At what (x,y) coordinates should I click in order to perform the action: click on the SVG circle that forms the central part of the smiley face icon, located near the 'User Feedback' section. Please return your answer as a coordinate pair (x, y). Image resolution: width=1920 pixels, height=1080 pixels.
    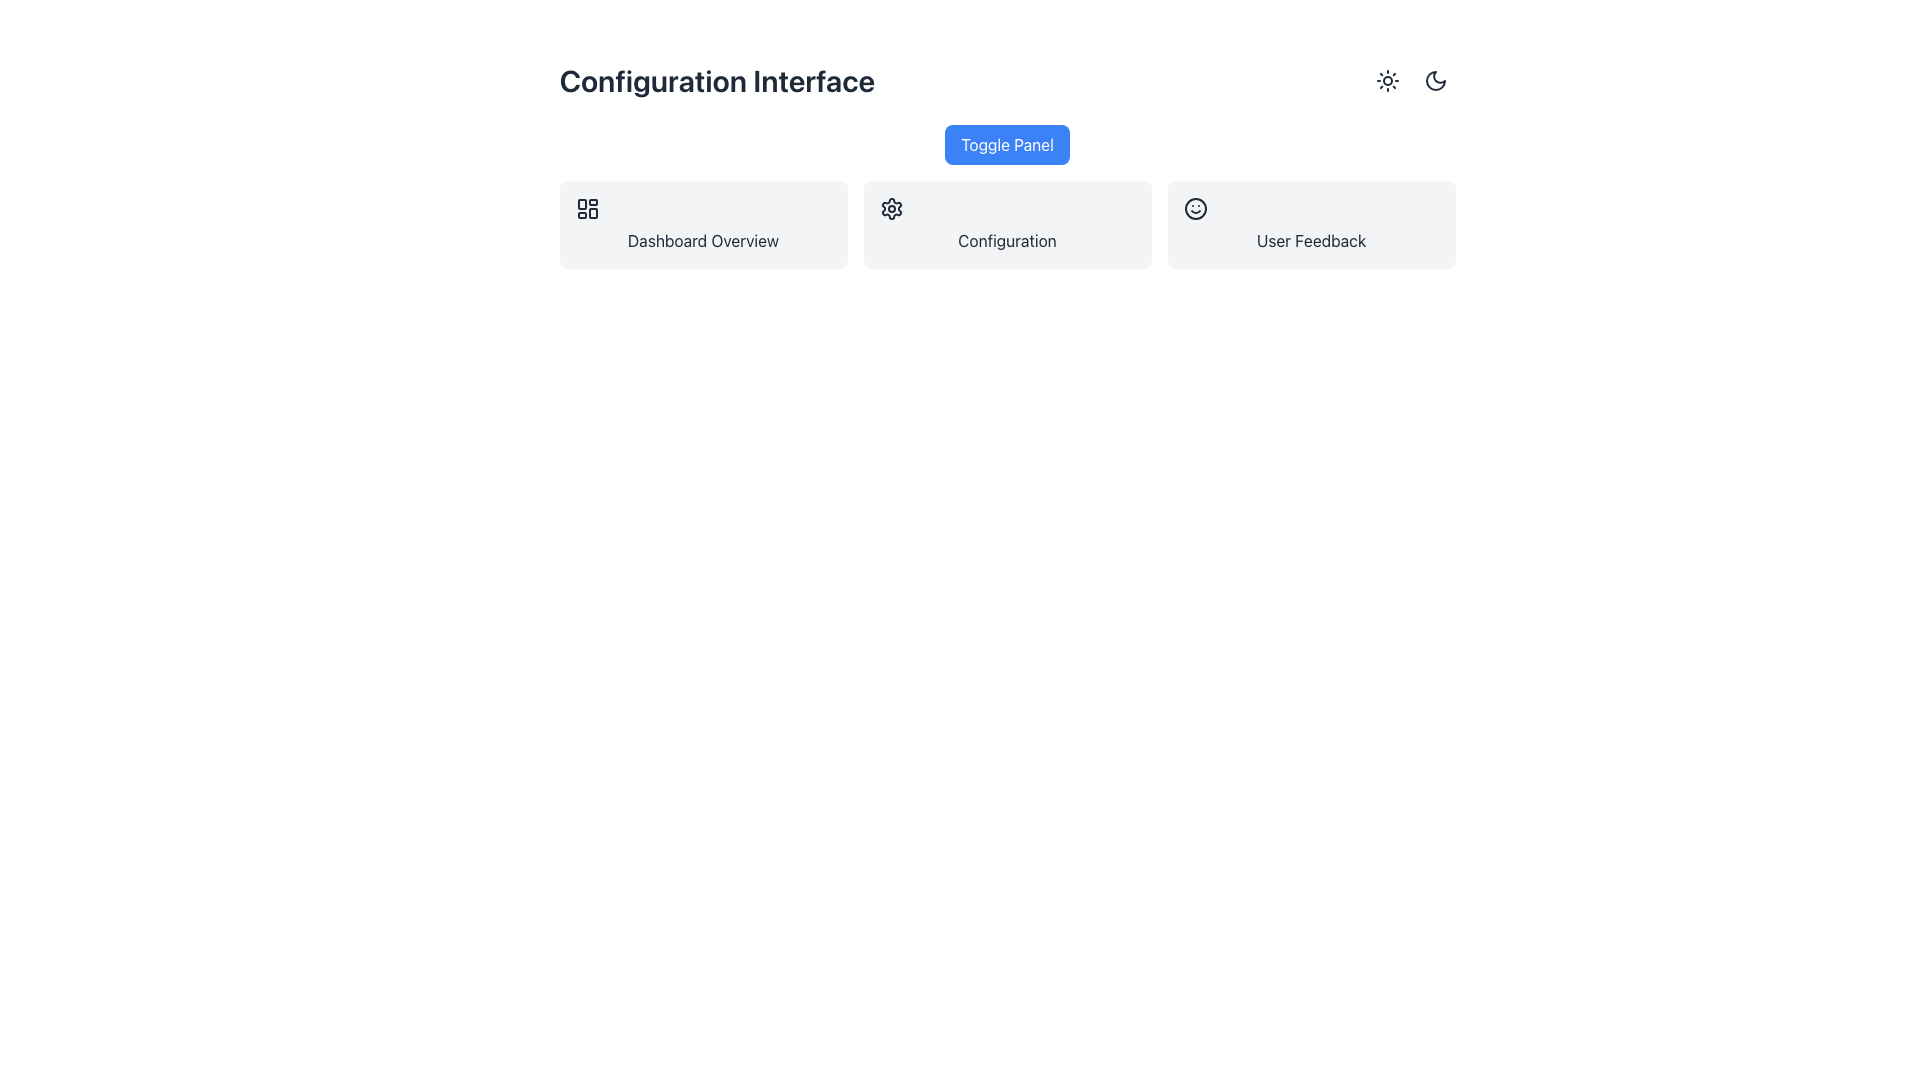
    Looking at the image, I should click on (1195, 208).